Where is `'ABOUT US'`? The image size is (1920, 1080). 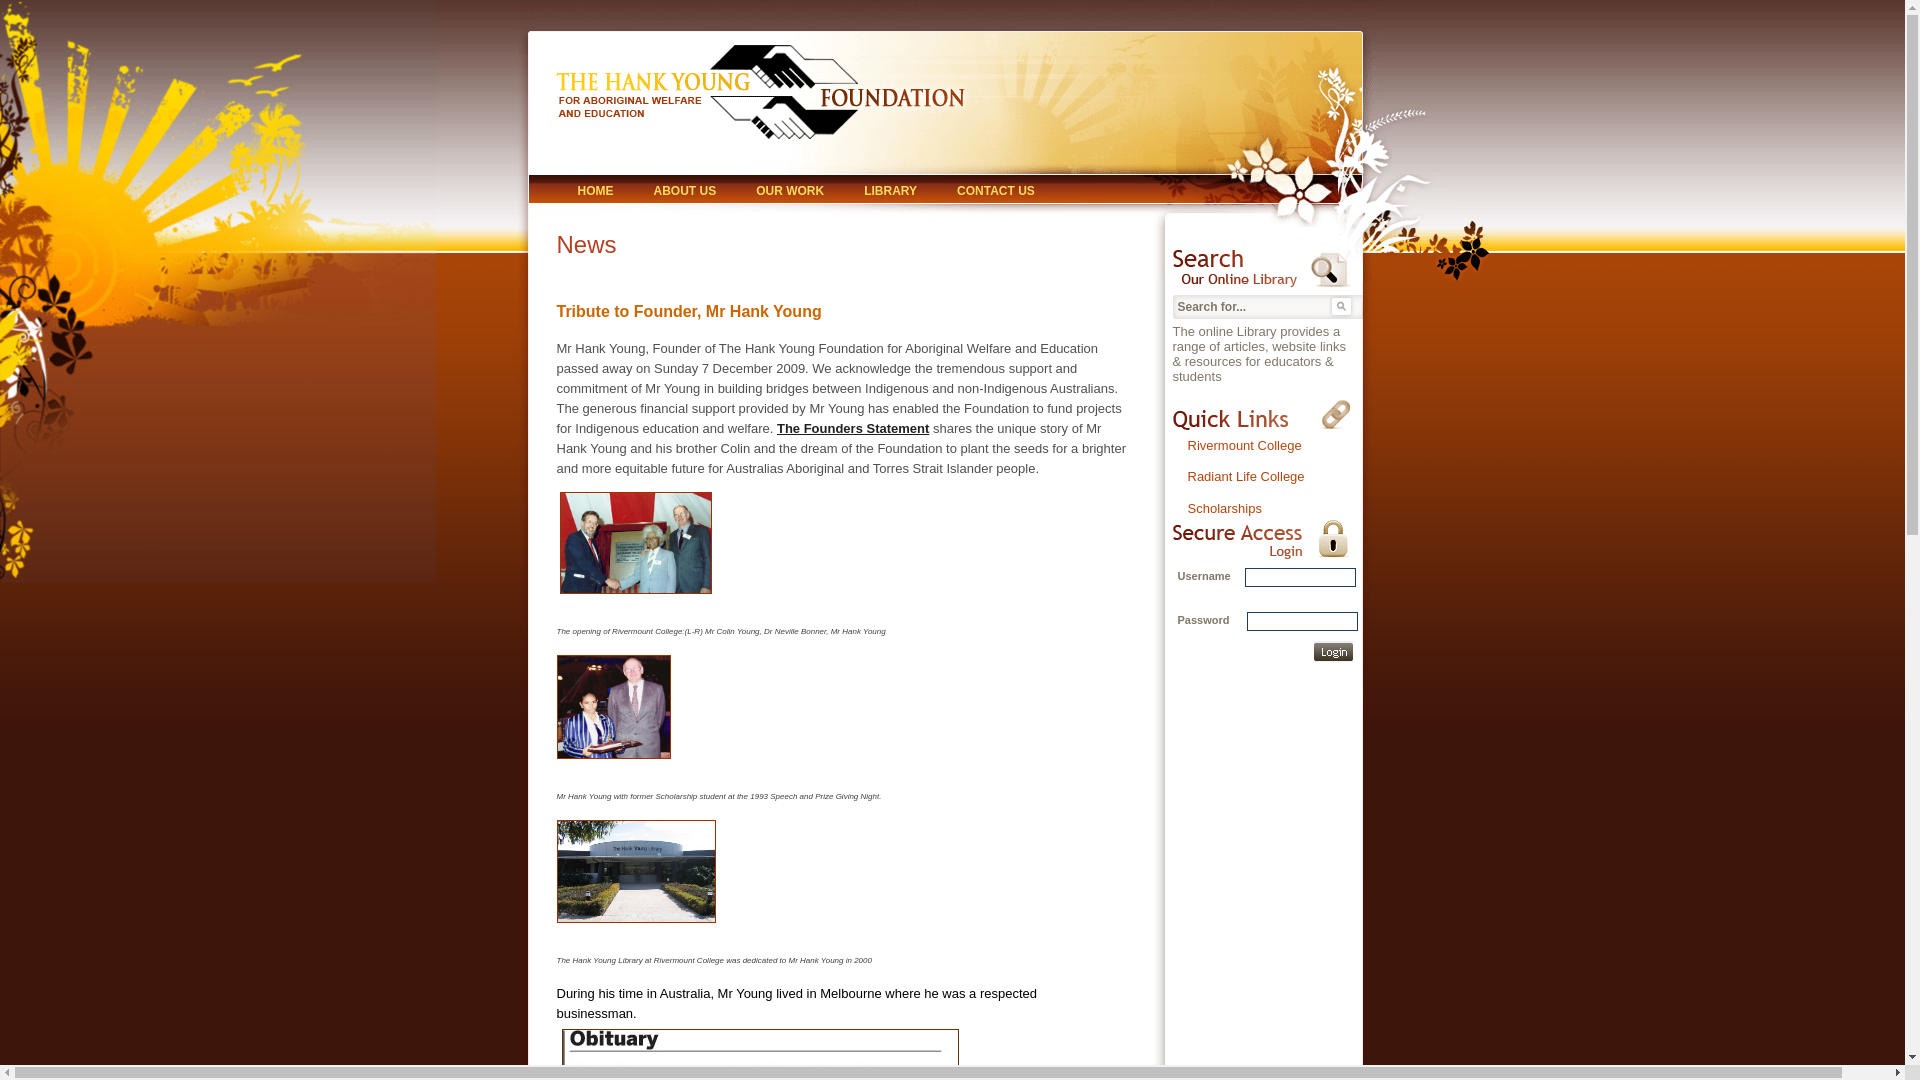 'ABOUT US' is located at coordinates (685, 191).